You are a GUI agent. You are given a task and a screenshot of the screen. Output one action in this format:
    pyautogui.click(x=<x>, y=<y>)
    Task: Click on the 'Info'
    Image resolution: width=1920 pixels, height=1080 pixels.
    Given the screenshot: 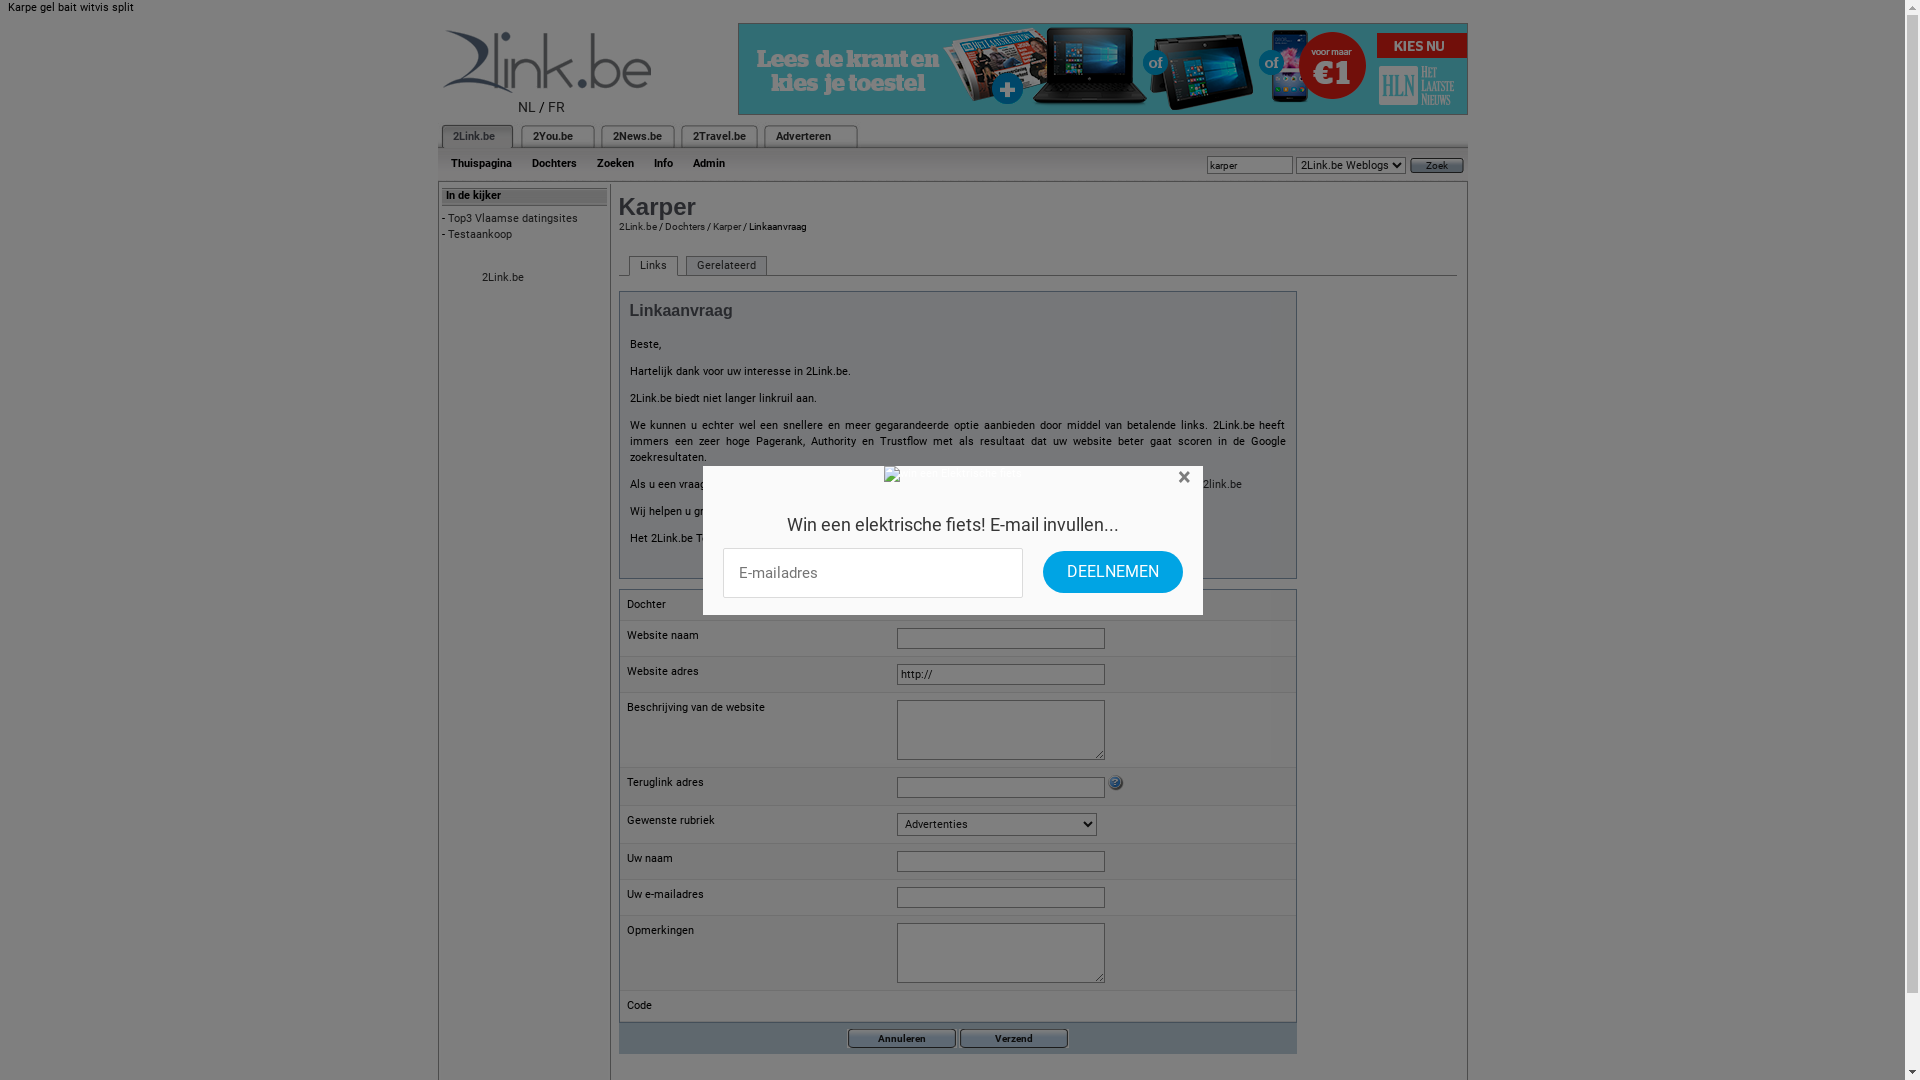 What is the action you would take?
    pyautogui.click(x=663, y=162)
    